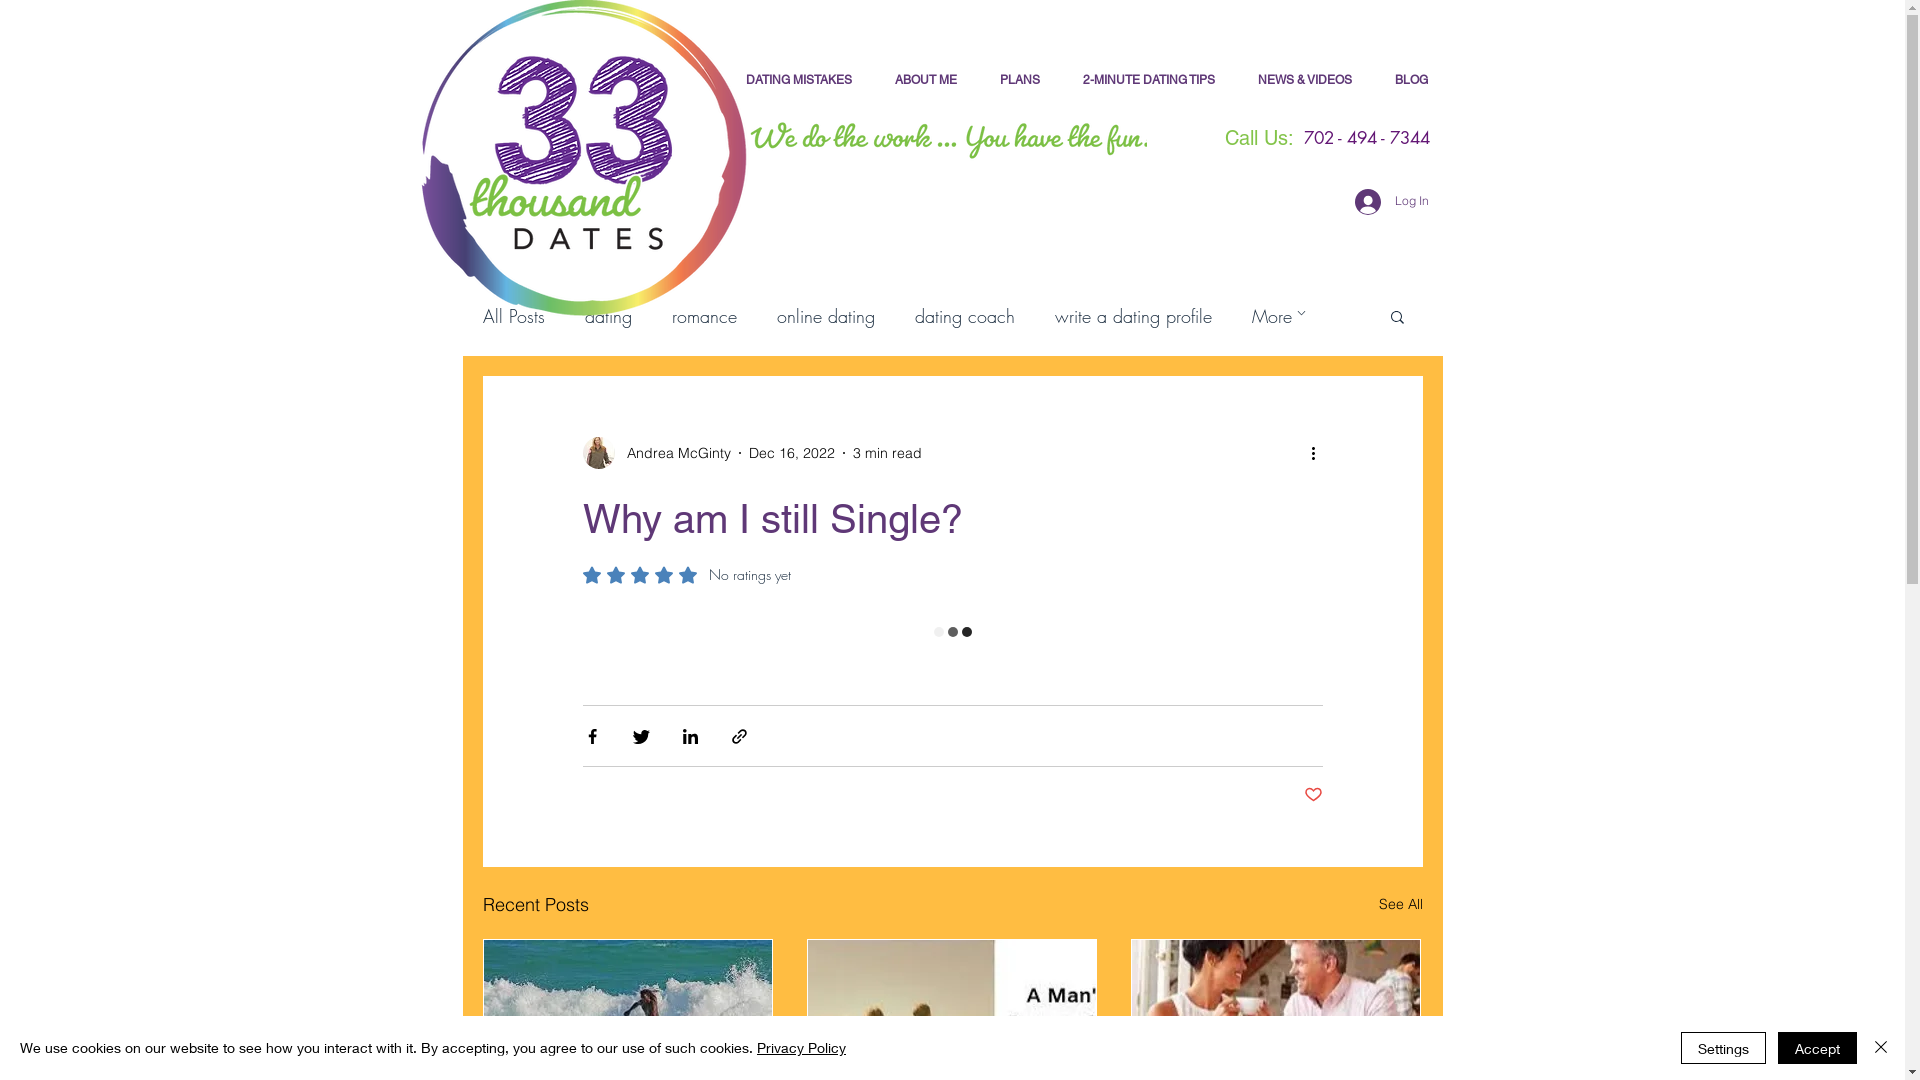 The width and height of the screenshot is (1920, 1080). Describe the element at coordinates (1256, 137) in the screenshot. I see `'702 - 494 - 7344'` at that location.